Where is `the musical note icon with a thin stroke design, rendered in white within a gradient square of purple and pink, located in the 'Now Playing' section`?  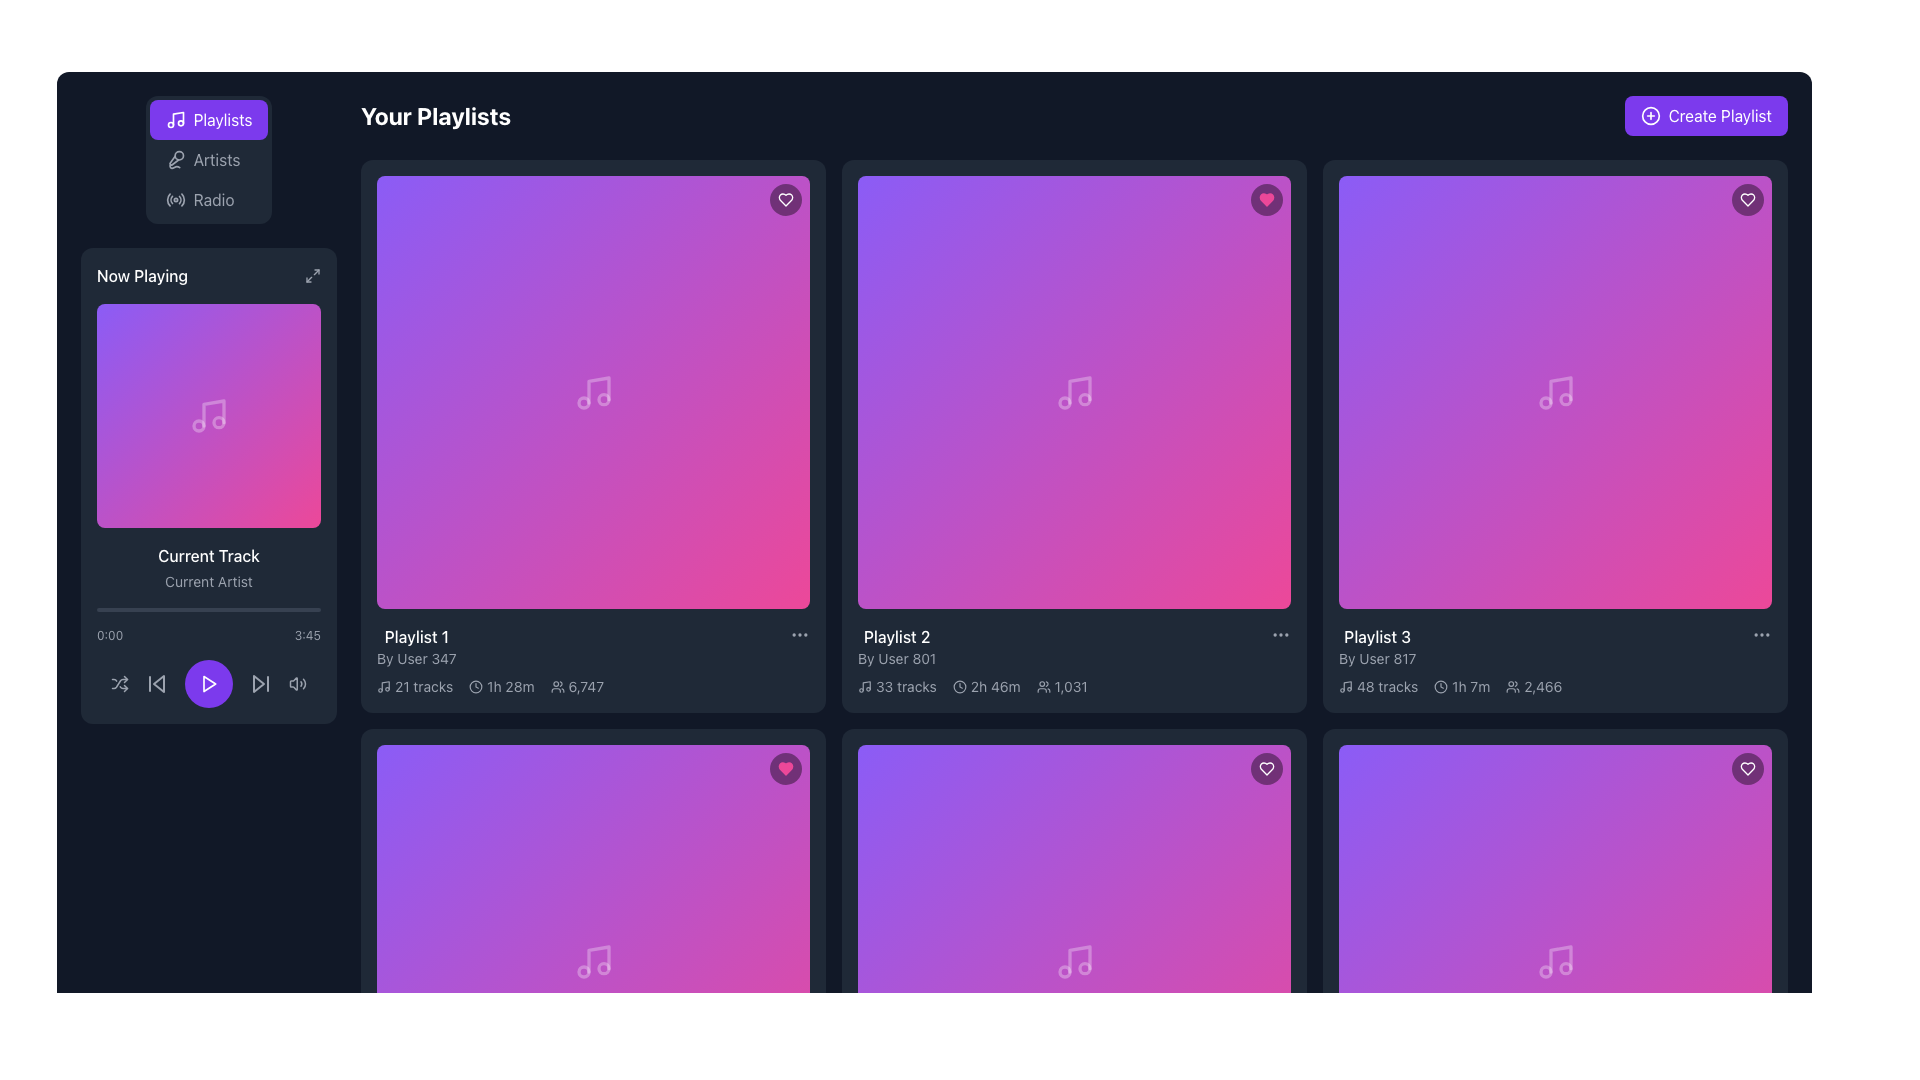 the musical note icon with a thin stroke design, rendered in white within a gradient square of purple and pink, located in the 'Now Playing' section is located at coordinates (209, 415).